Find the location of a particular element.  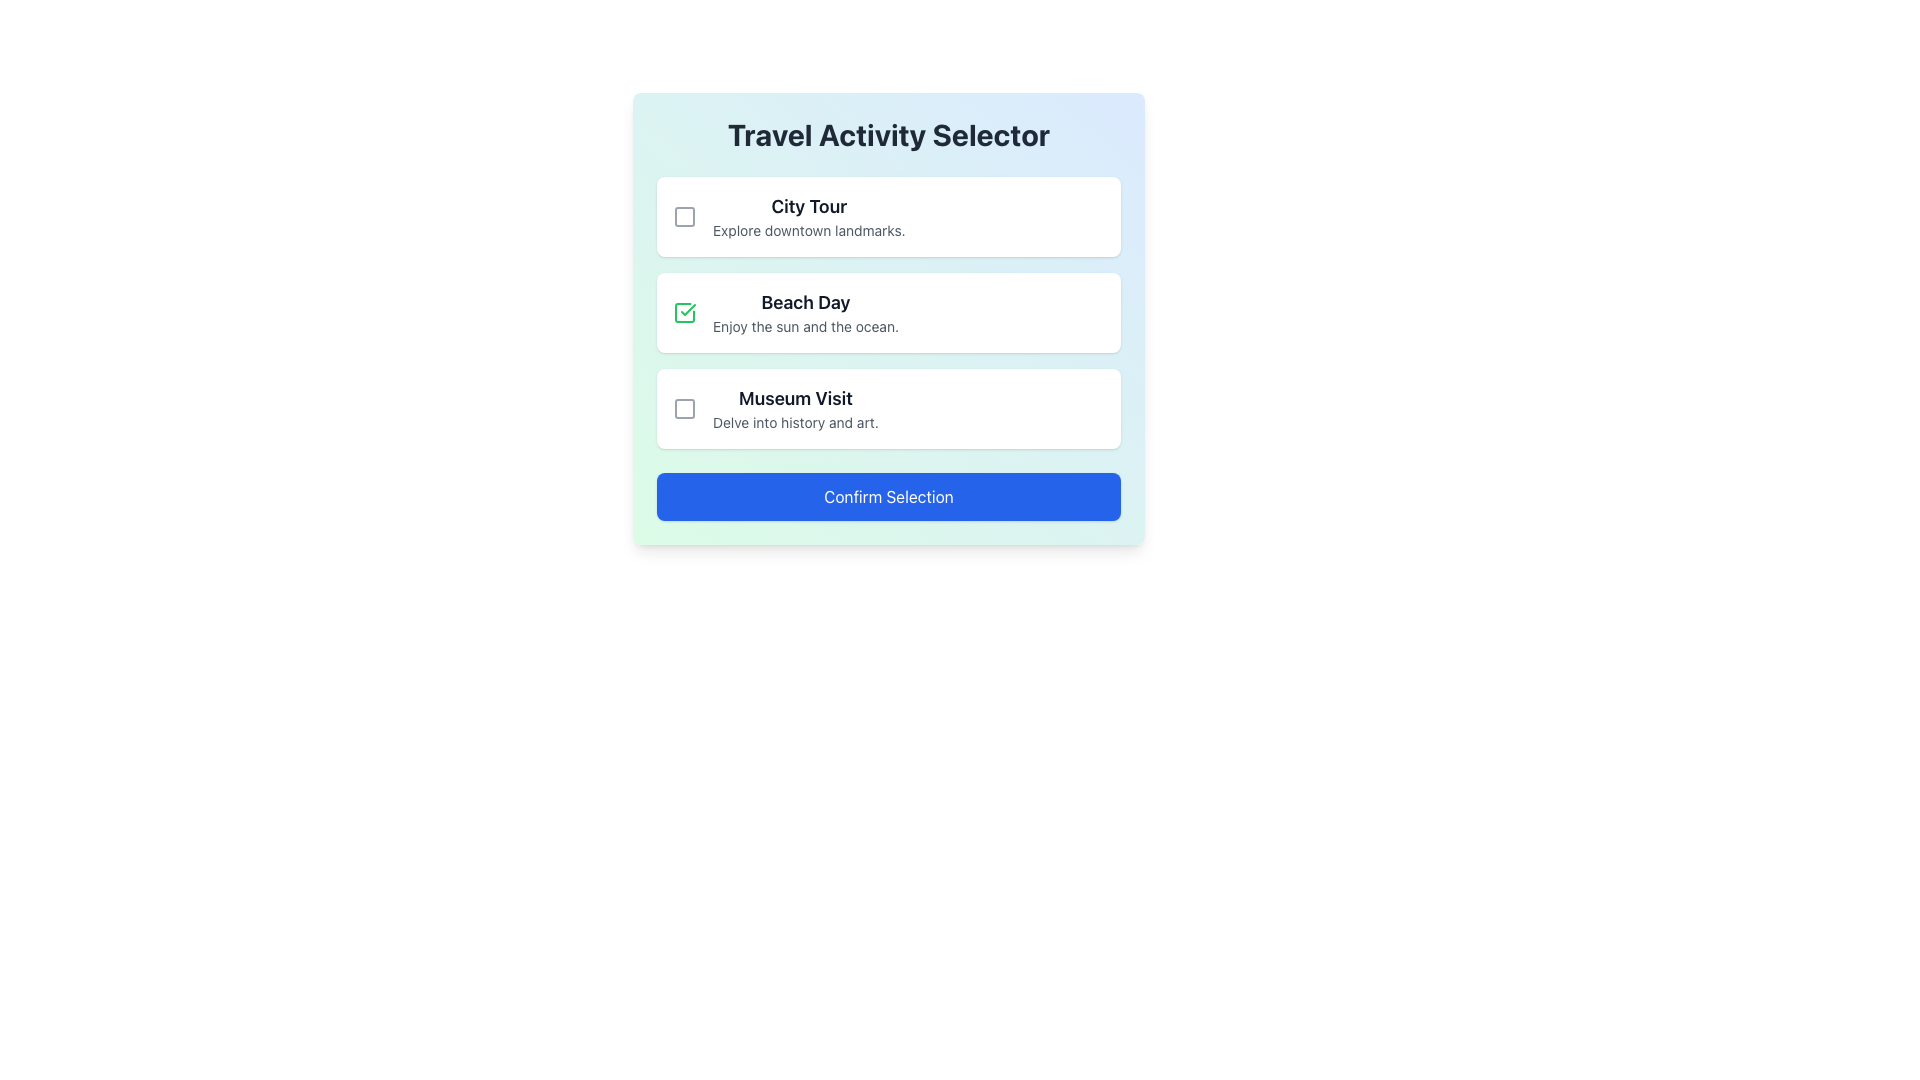

the Checkbox-like UI component rendered as a rounded rectangle within the SVG, which is visually associated with the 'City Tour' list item is located at coordinates (685, 216).